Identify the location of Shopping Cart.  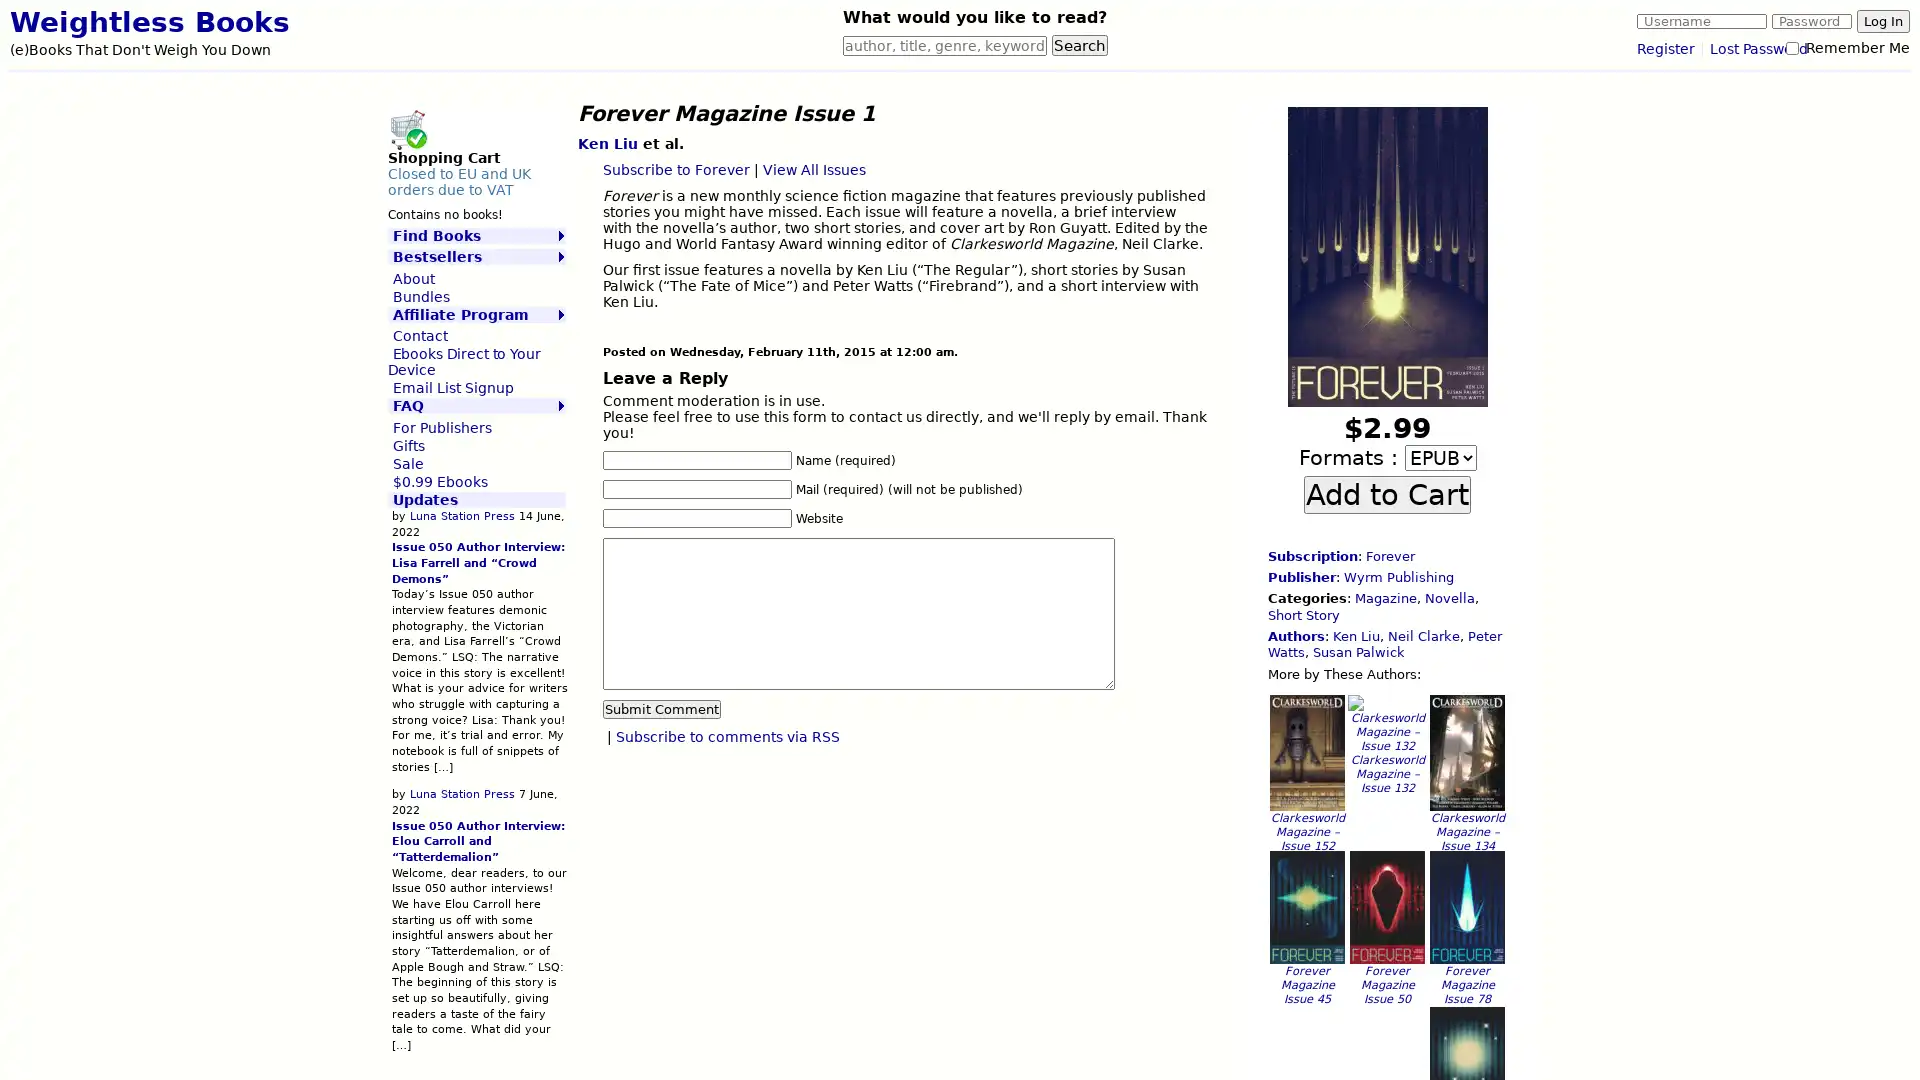
(406, 128).